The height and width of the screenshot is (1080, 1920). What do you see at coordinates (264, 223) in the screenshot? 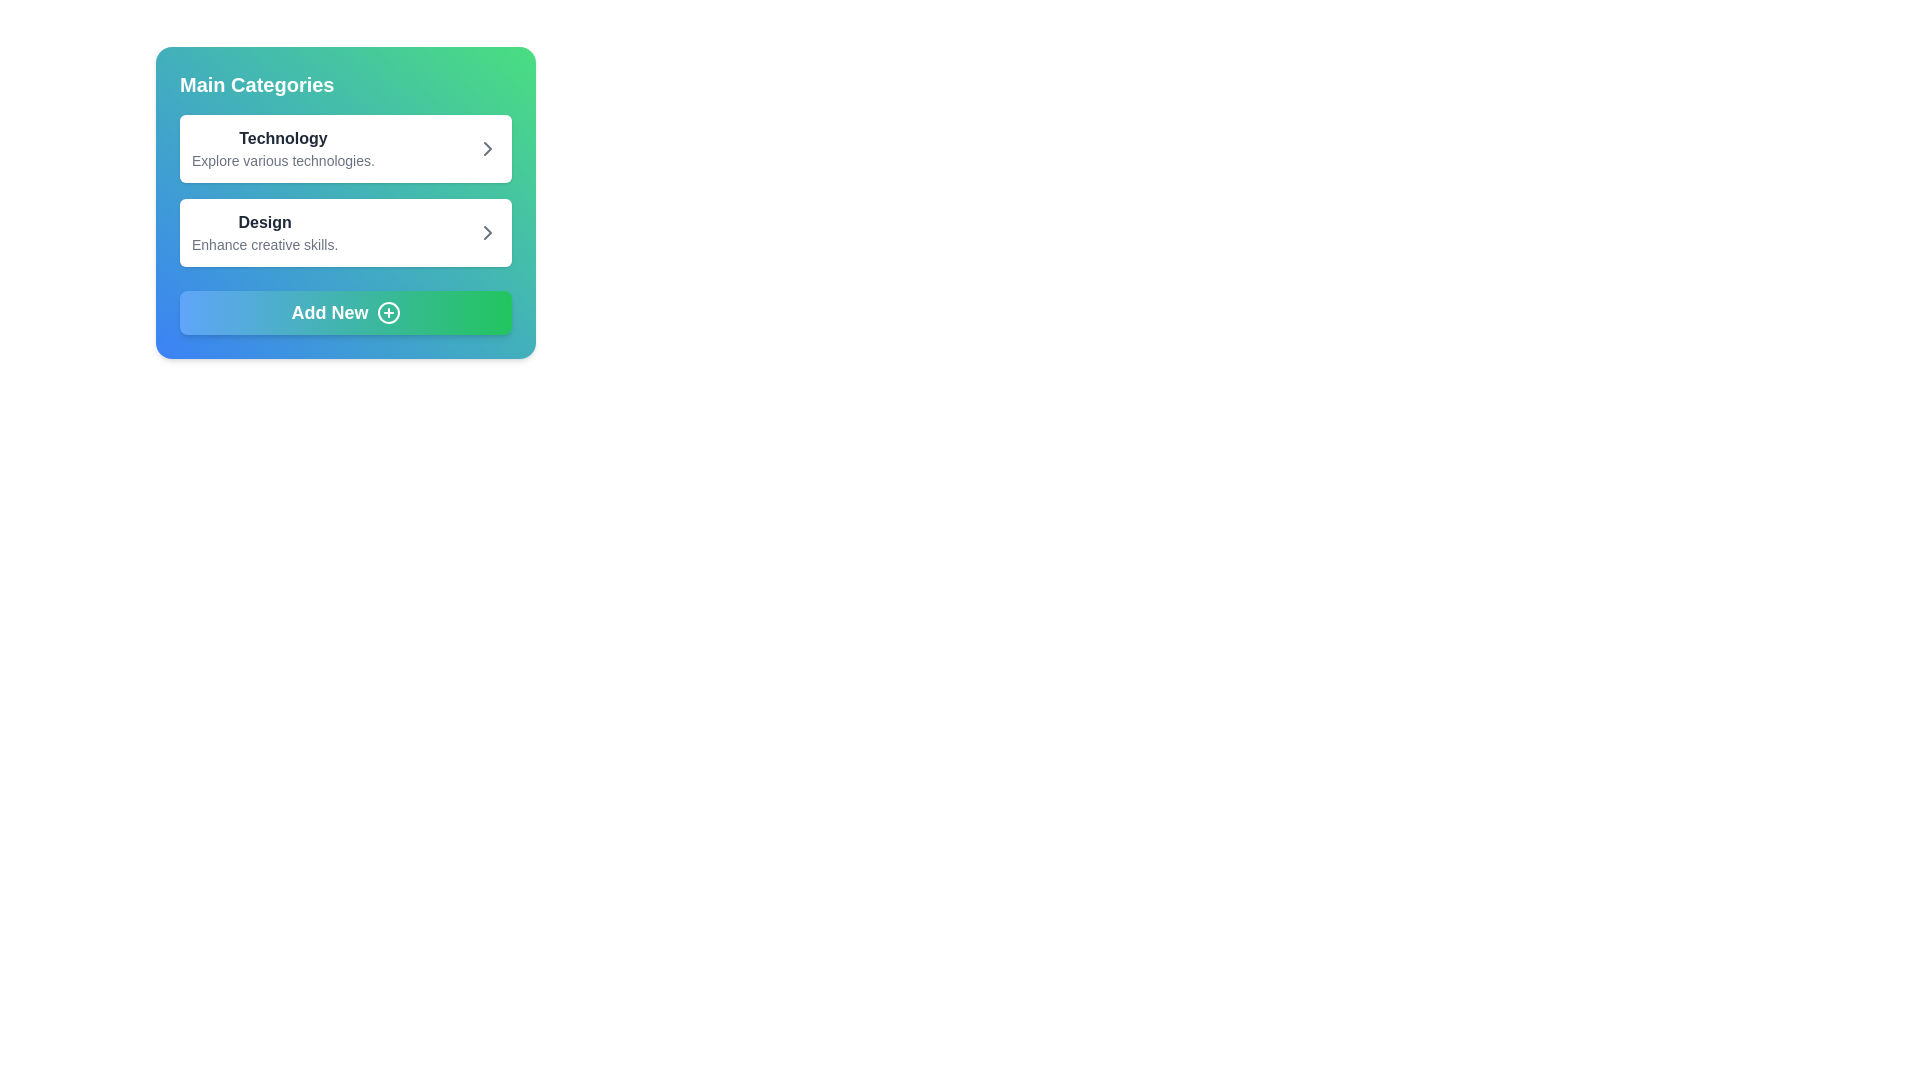
I see `title label located above the text description 'Enhance creative skills.' within the card interface that is part of the 'Main Categories' panel` at bounding box center [264, 223].